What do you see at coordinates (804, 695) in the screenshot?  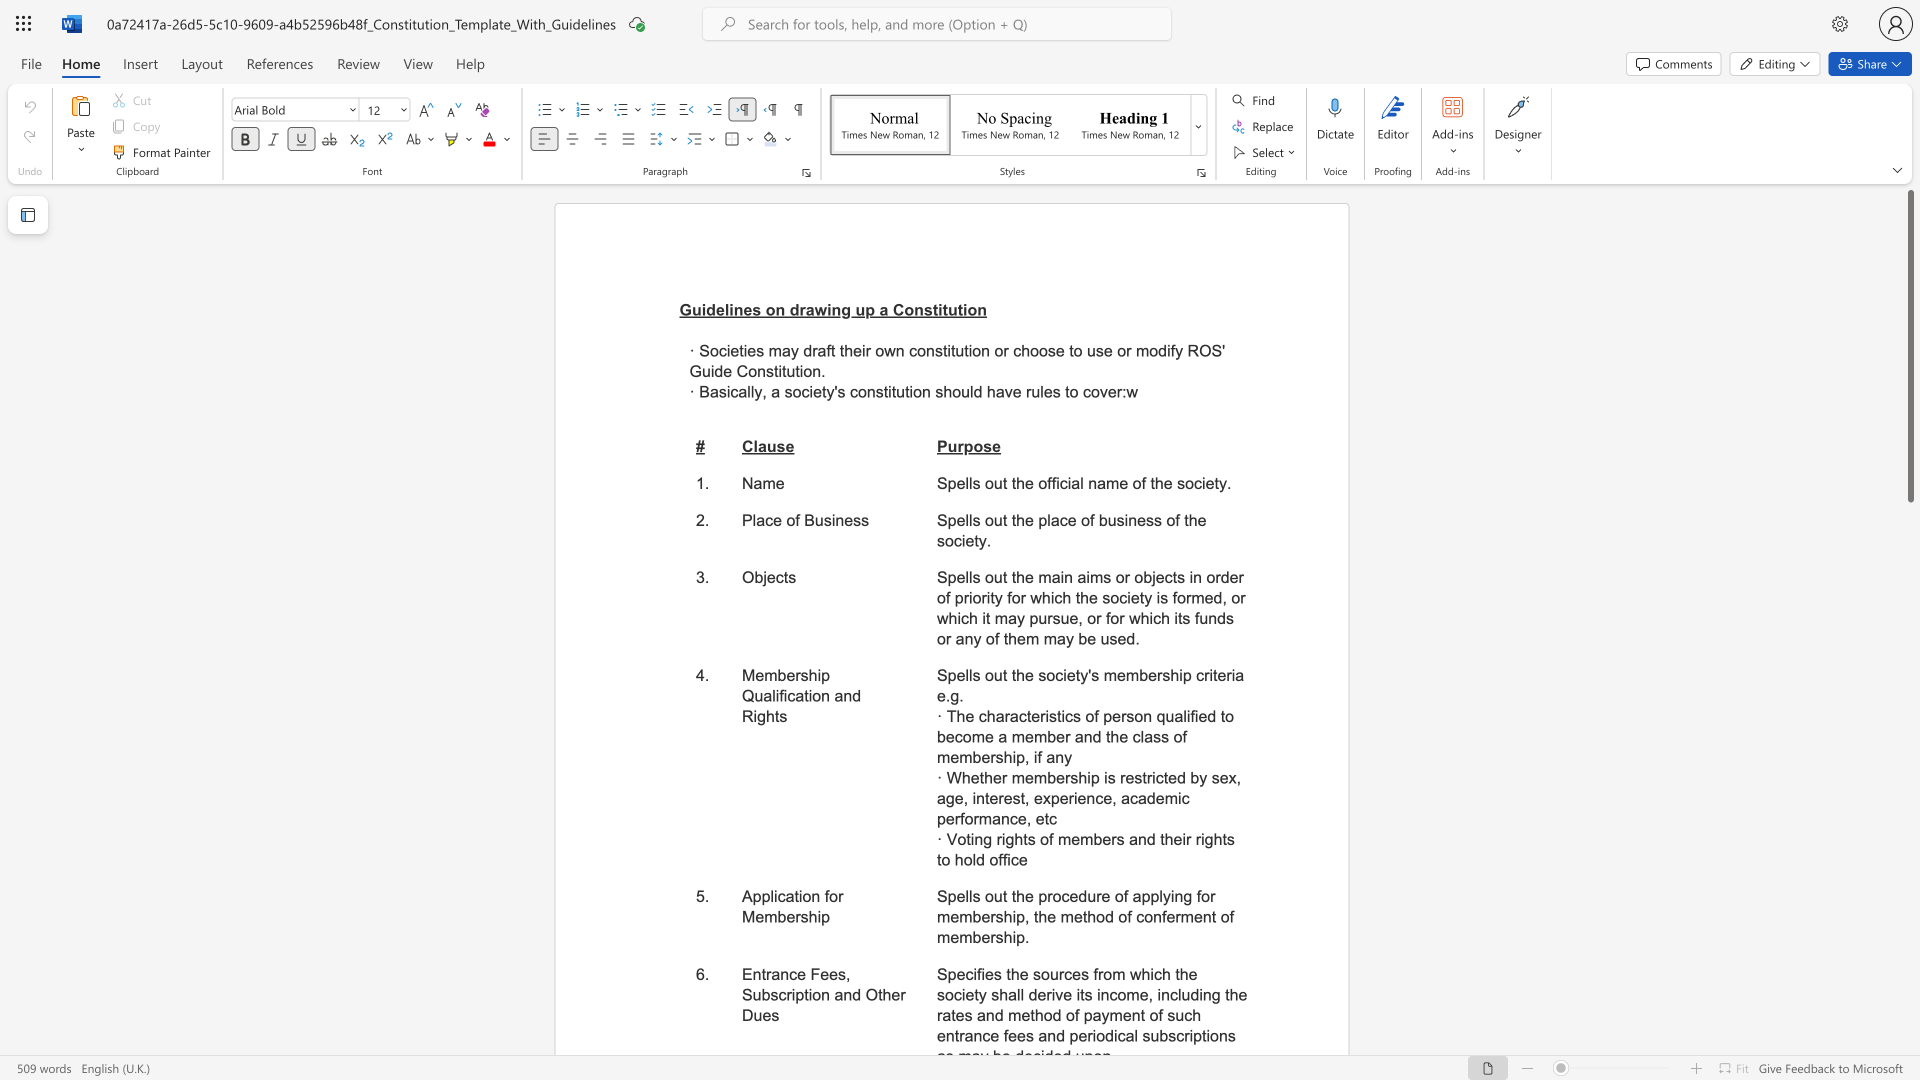 I see `the subset text "tion and Rights" within the text "Membership Qualification and Rights"` at bounding box center [804, 695].